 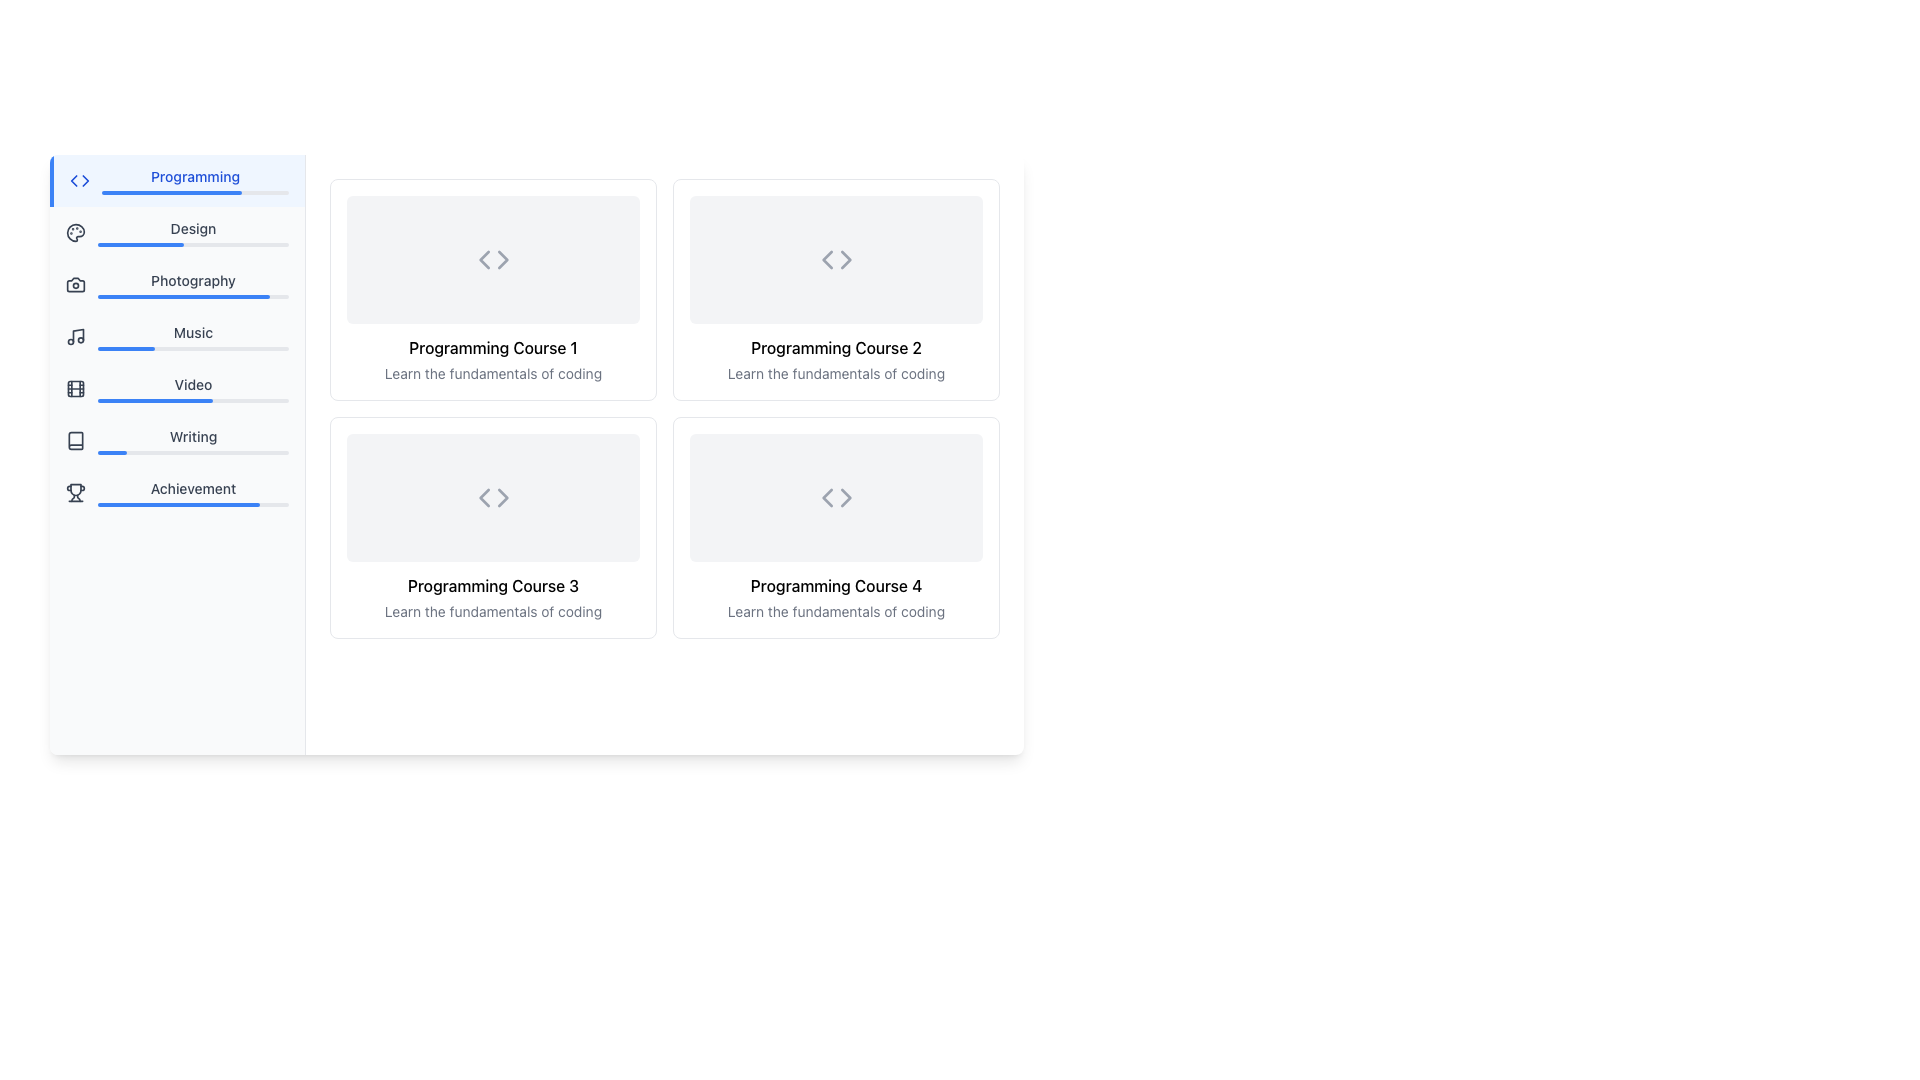 What do you see at coordinates (152, 401) in the screenshot?
I see `the progress bar` at bounding box center [152, 401].